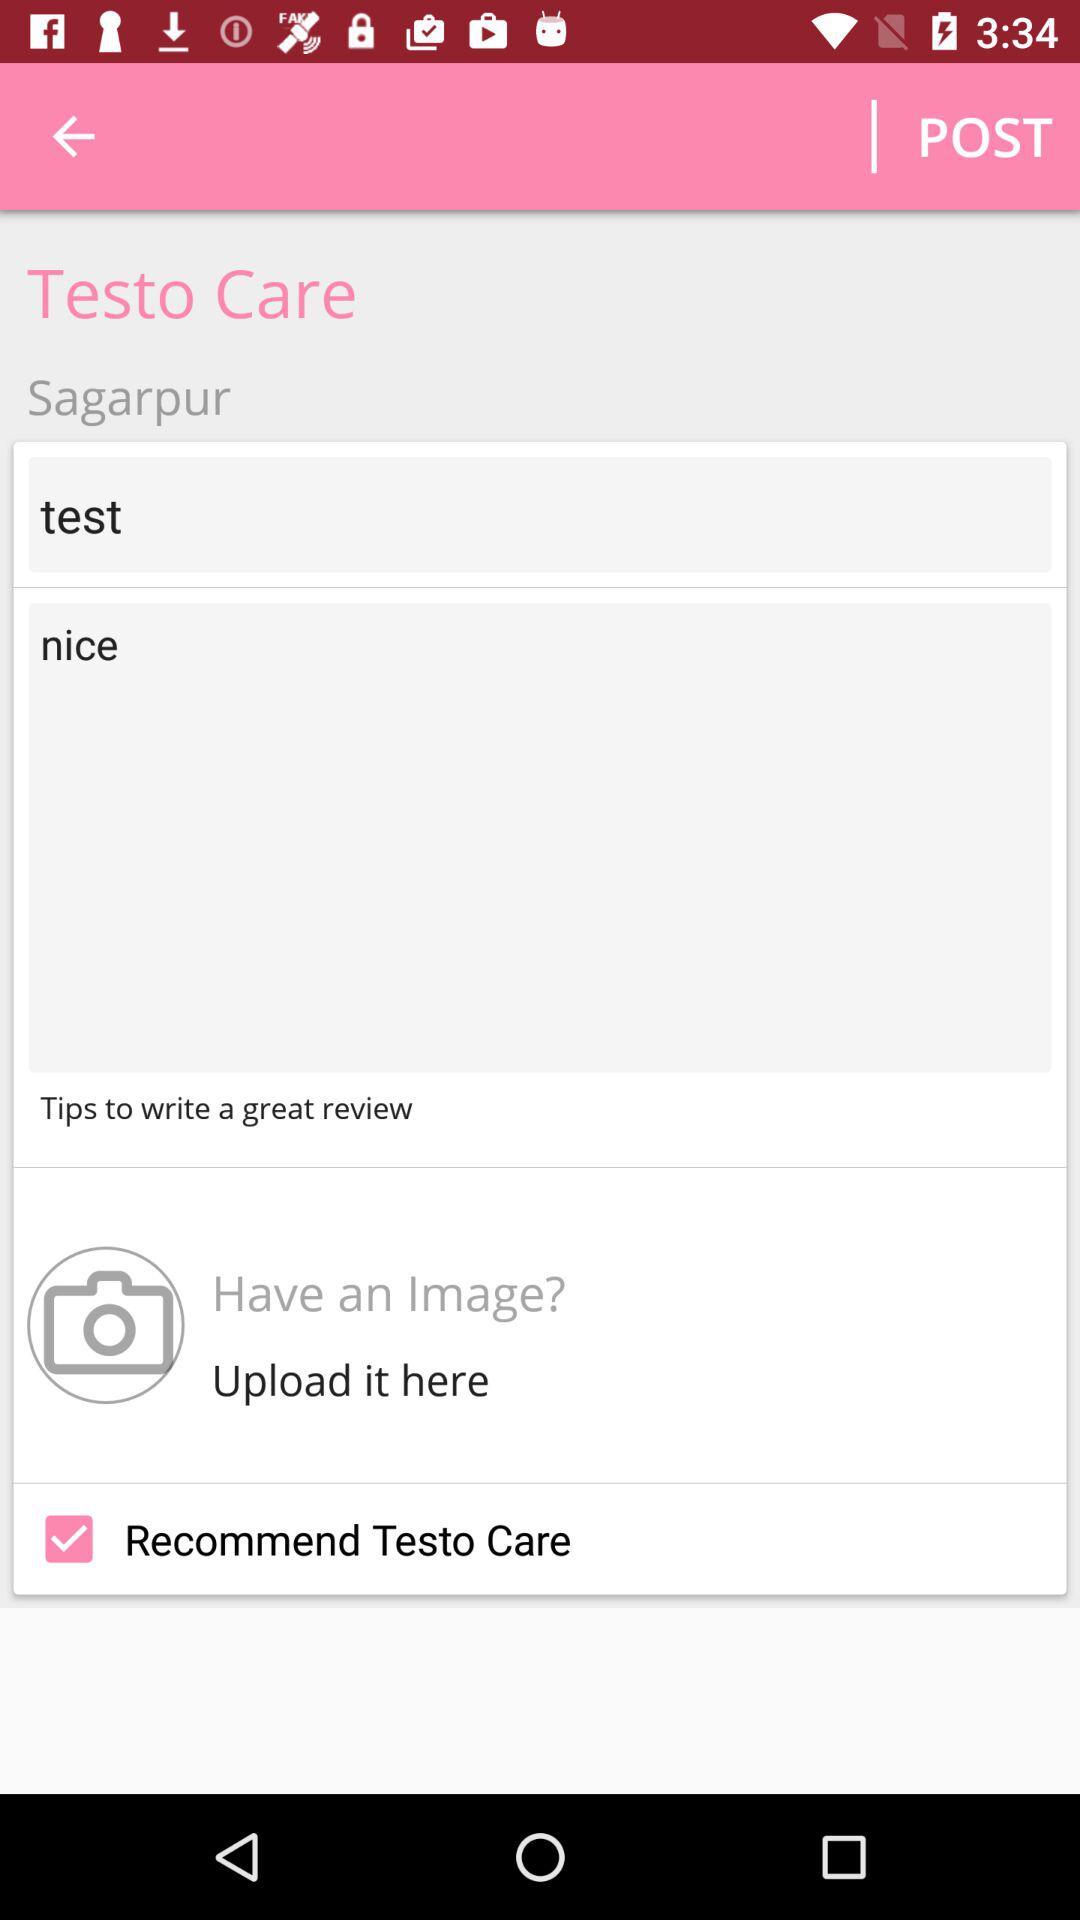 The height and width of the screenshot is (1920, 1080). I want to click on the nice icon, so click(540, 837).